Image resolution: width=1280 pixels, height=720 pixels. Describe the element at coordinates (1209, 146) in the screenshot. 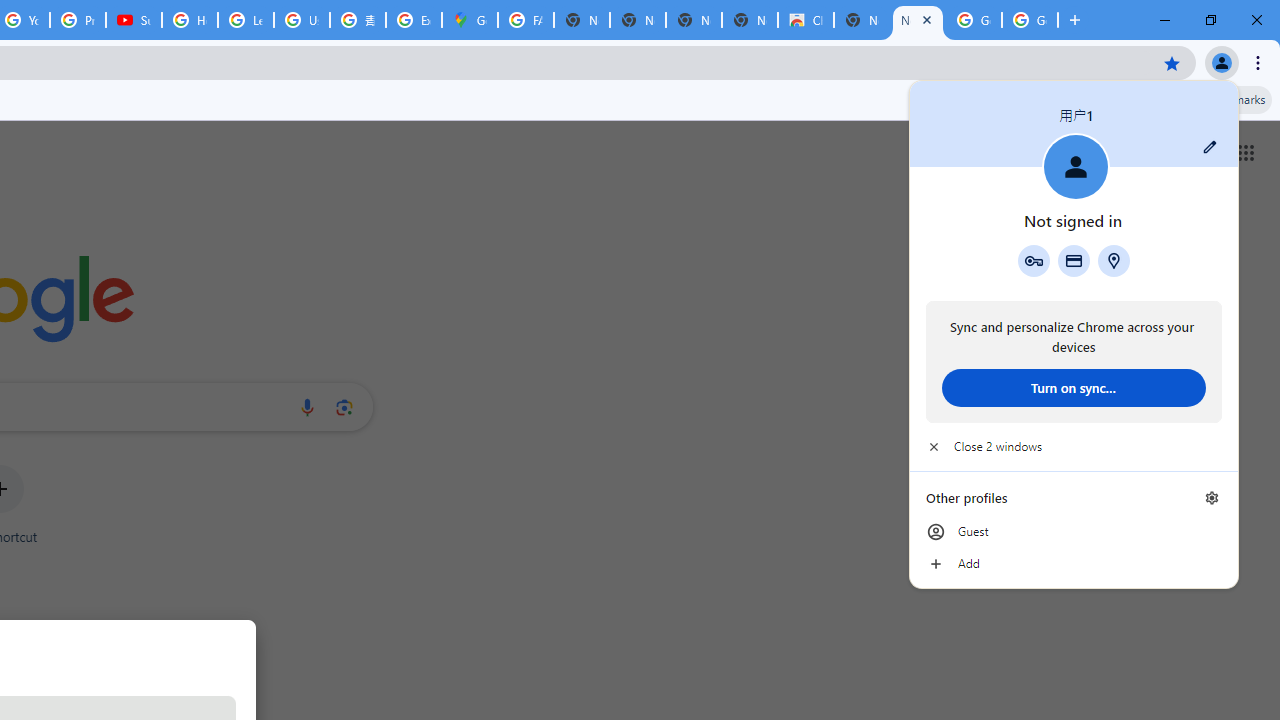

I see `'Customize profile'` at that location.